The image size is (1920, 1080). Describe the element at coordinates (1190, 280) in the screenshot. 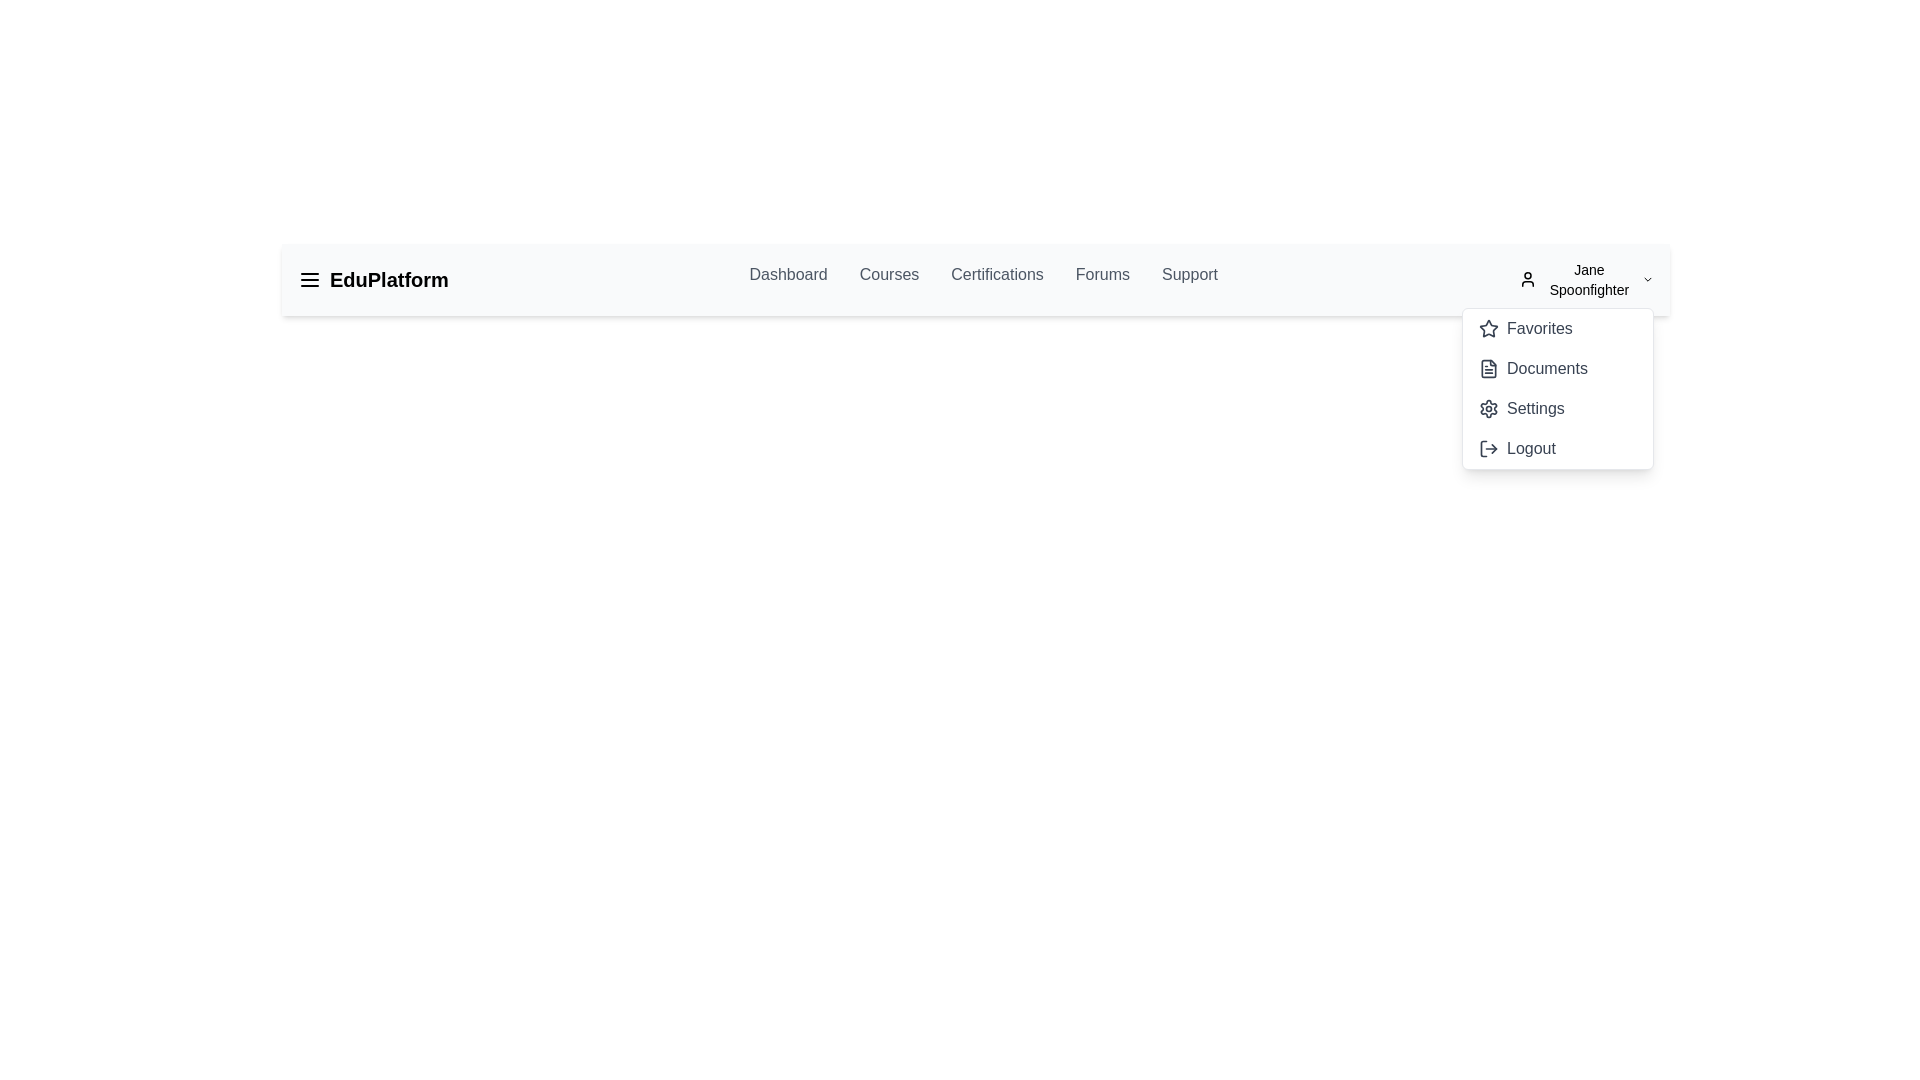

I see `the 'Support' hyperlink in the horizontal navigation bar` at that location.